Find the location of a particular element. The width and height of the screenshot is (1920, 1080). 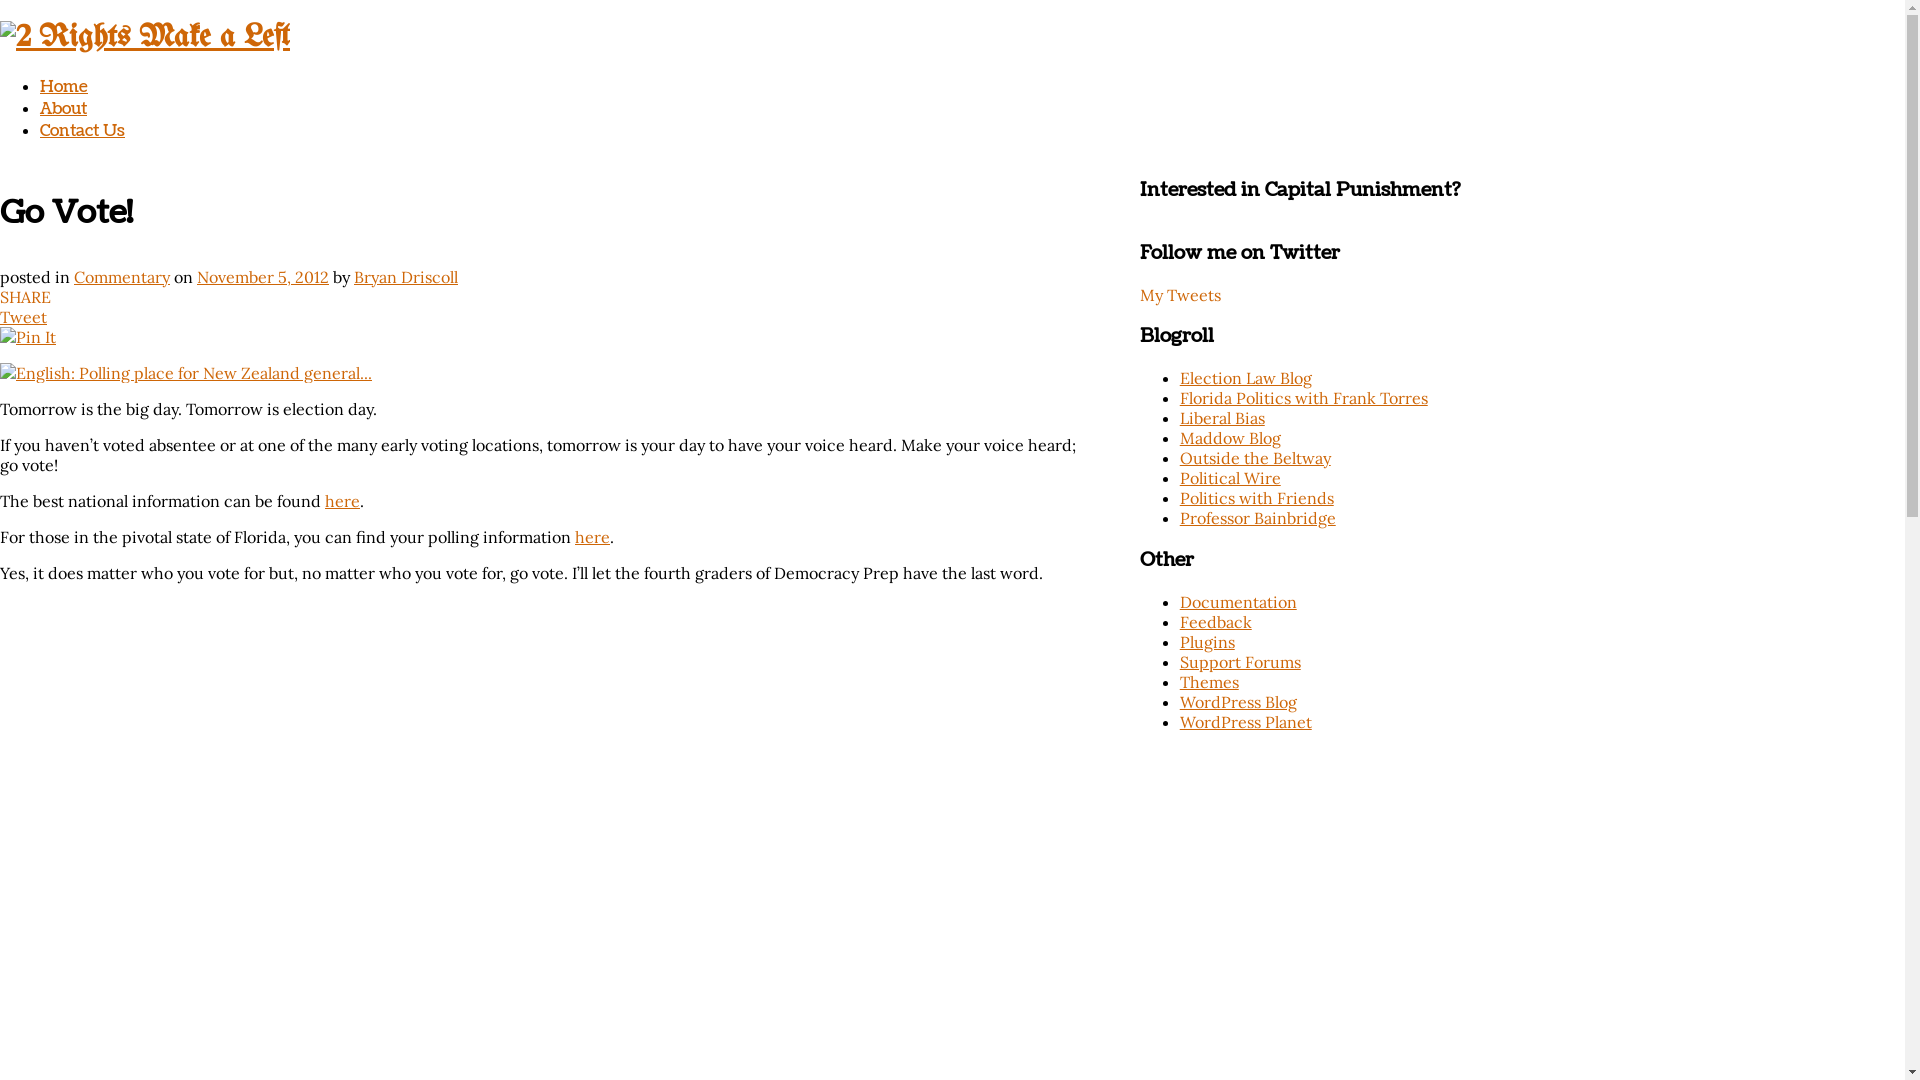

'Tweet' is located at coordinates (23, 315).